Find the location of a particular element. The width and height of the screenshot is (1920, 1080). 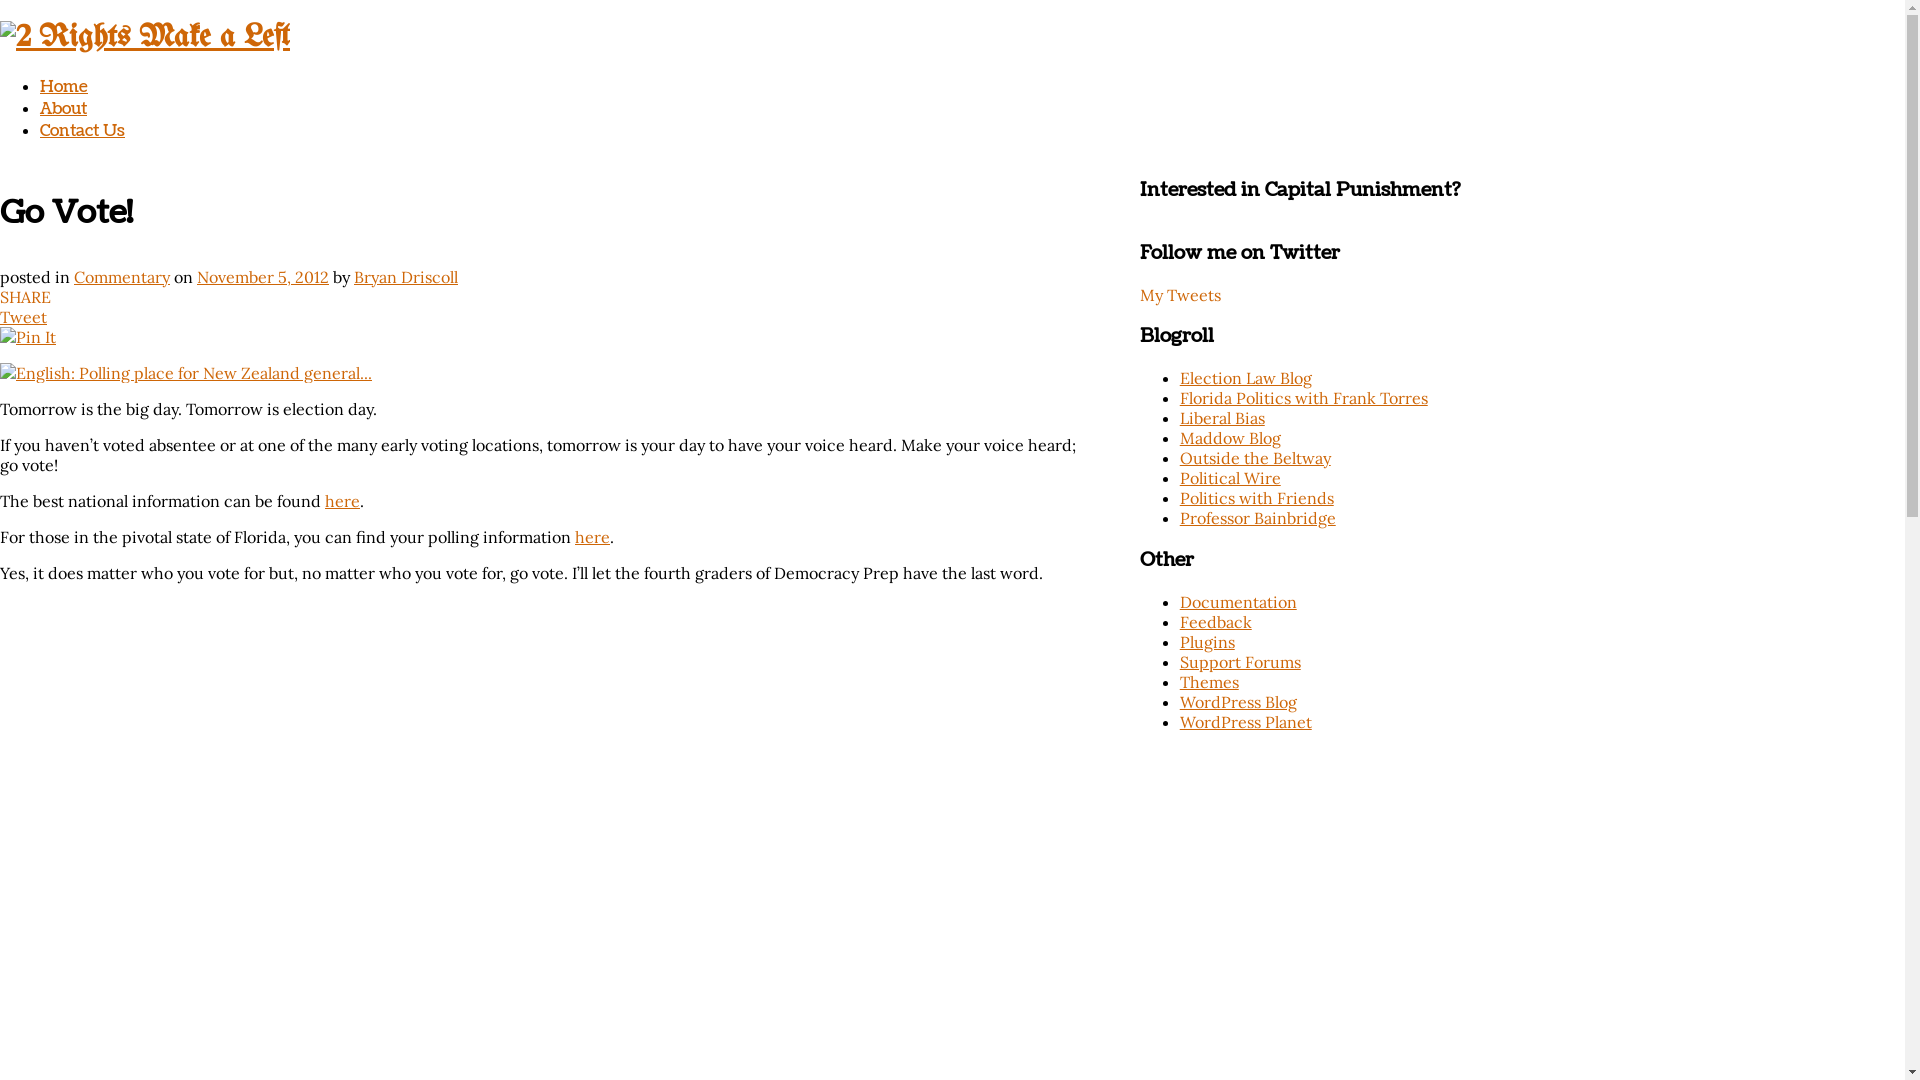

'Tweet' is located at coordinates (23, 315).